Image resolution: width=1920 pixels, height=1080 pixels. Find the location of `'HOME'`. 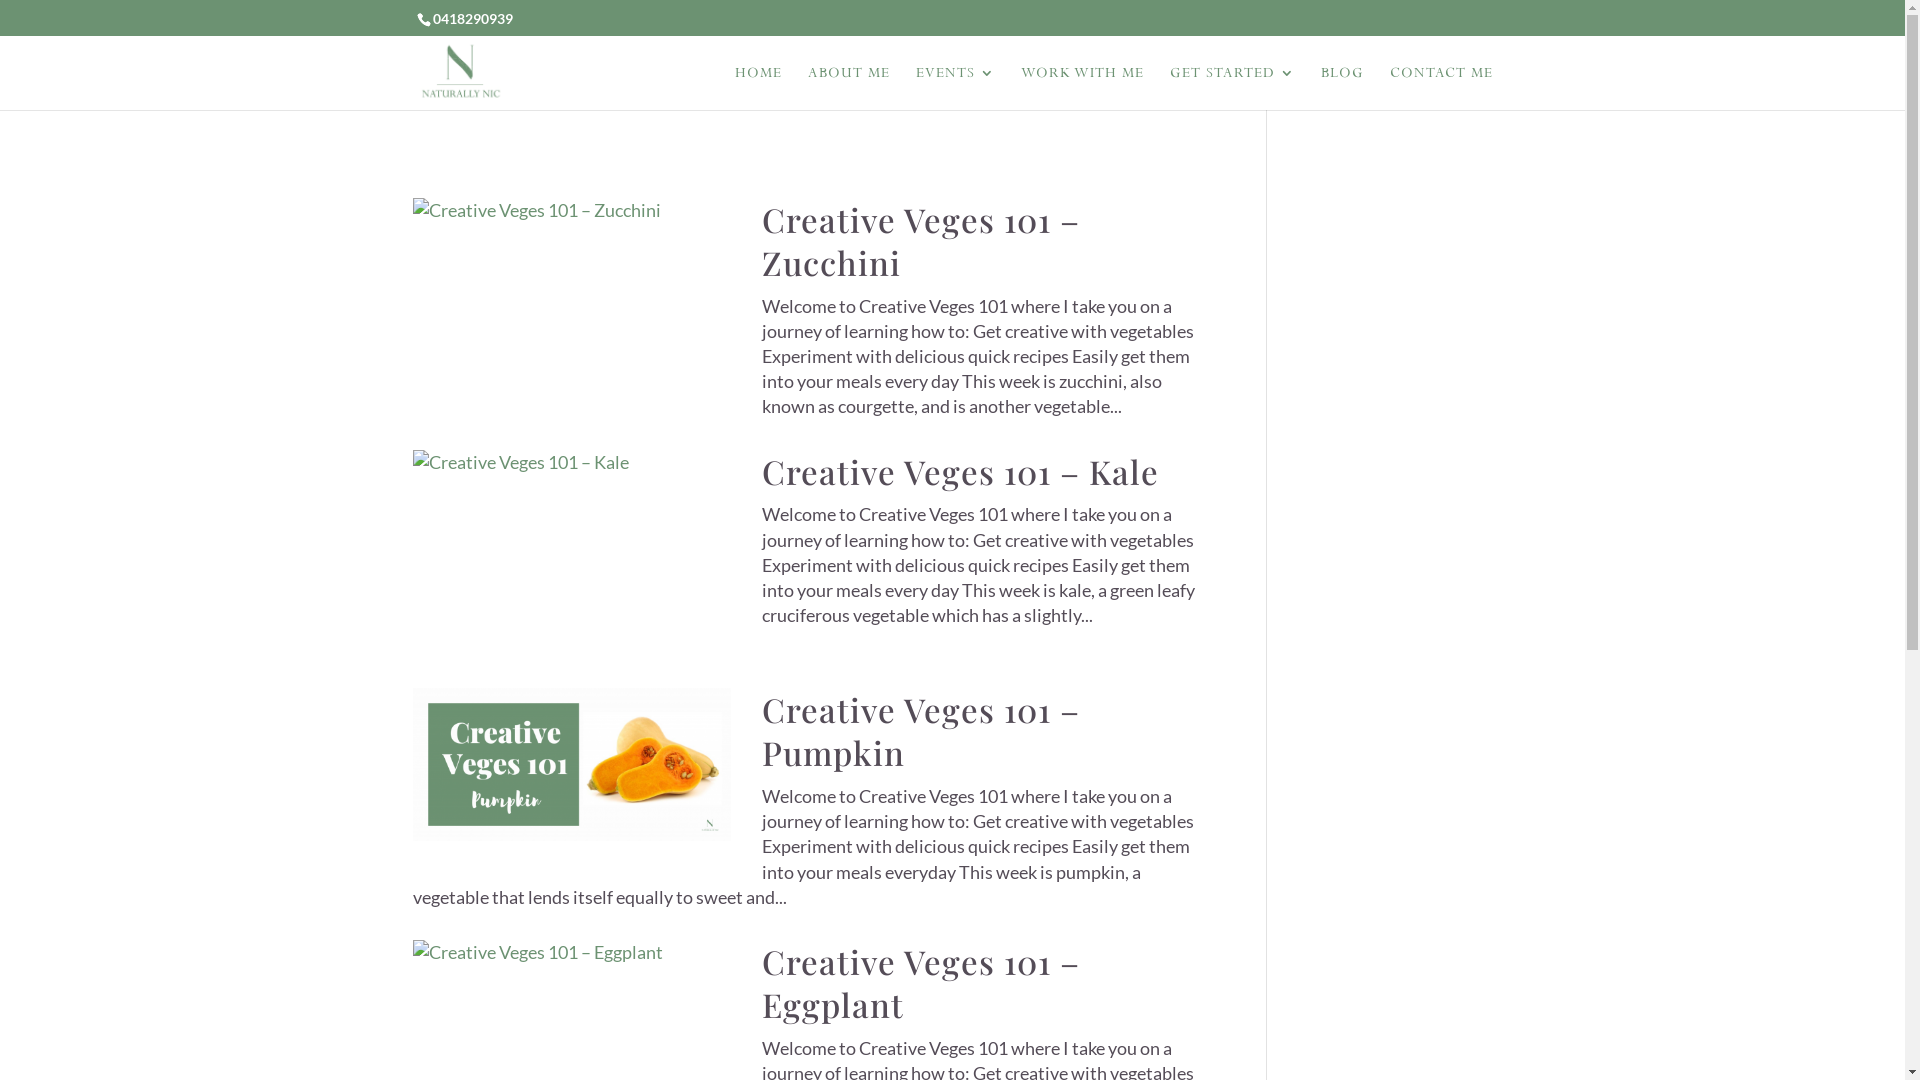

'HOME' is located at coordinates (756, 87).